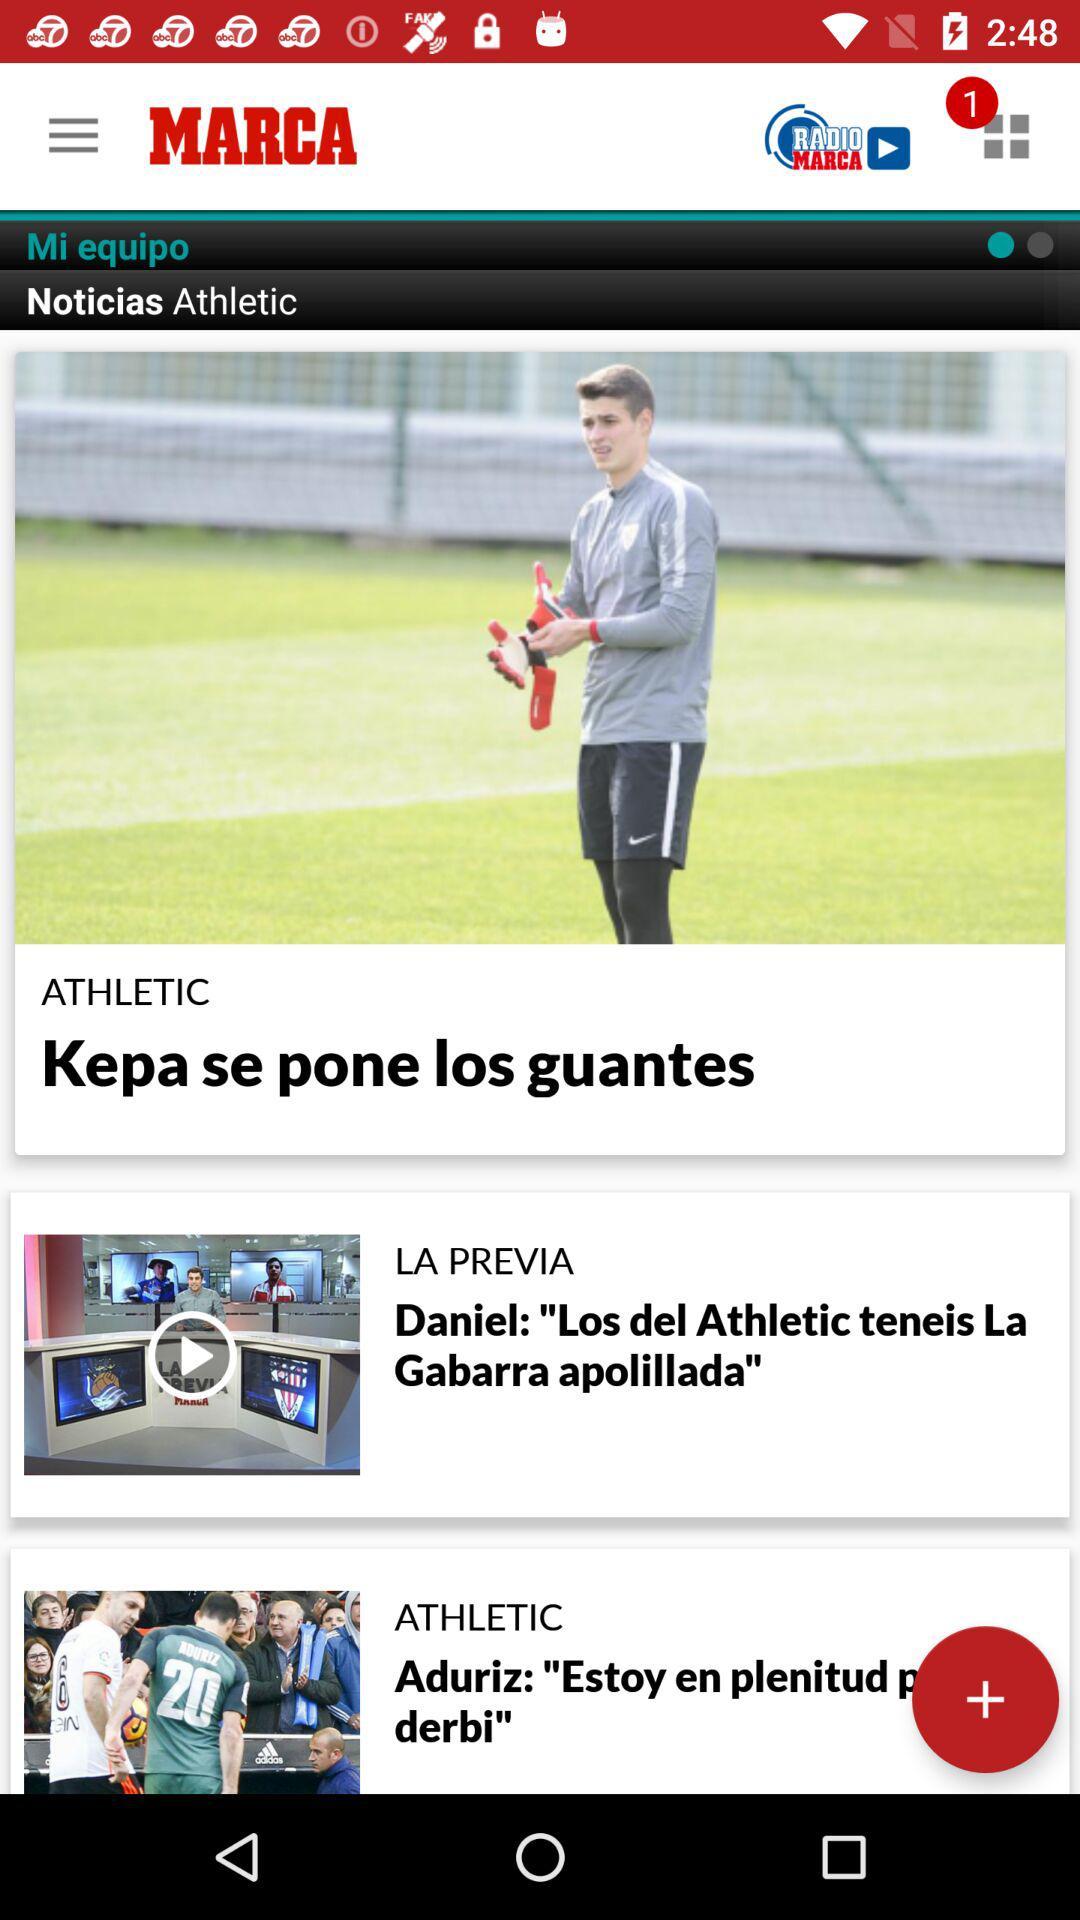 This screenshot has width=1080, height=1920. I want to click on more options, so click(984, 1698).